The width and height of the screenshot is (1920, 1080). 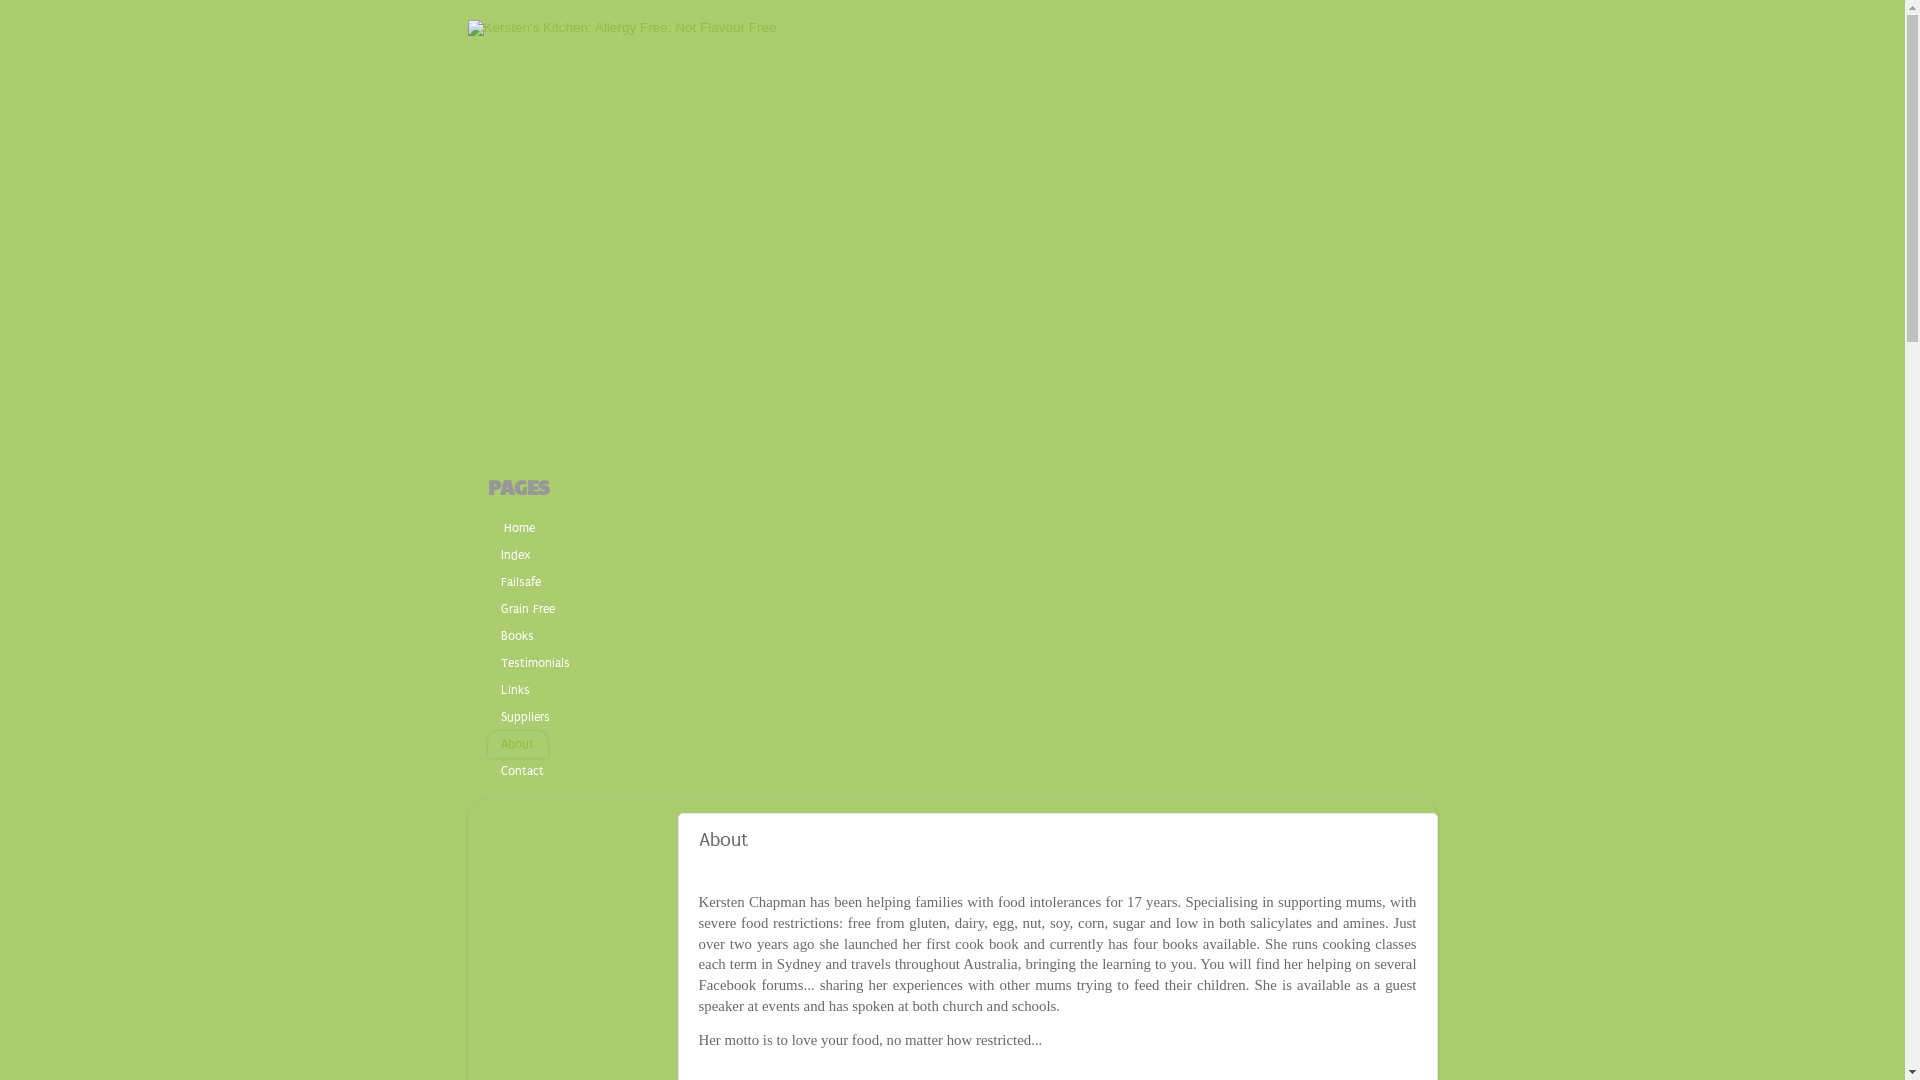 I want to click on 'Index', so click(x=488, y=555).